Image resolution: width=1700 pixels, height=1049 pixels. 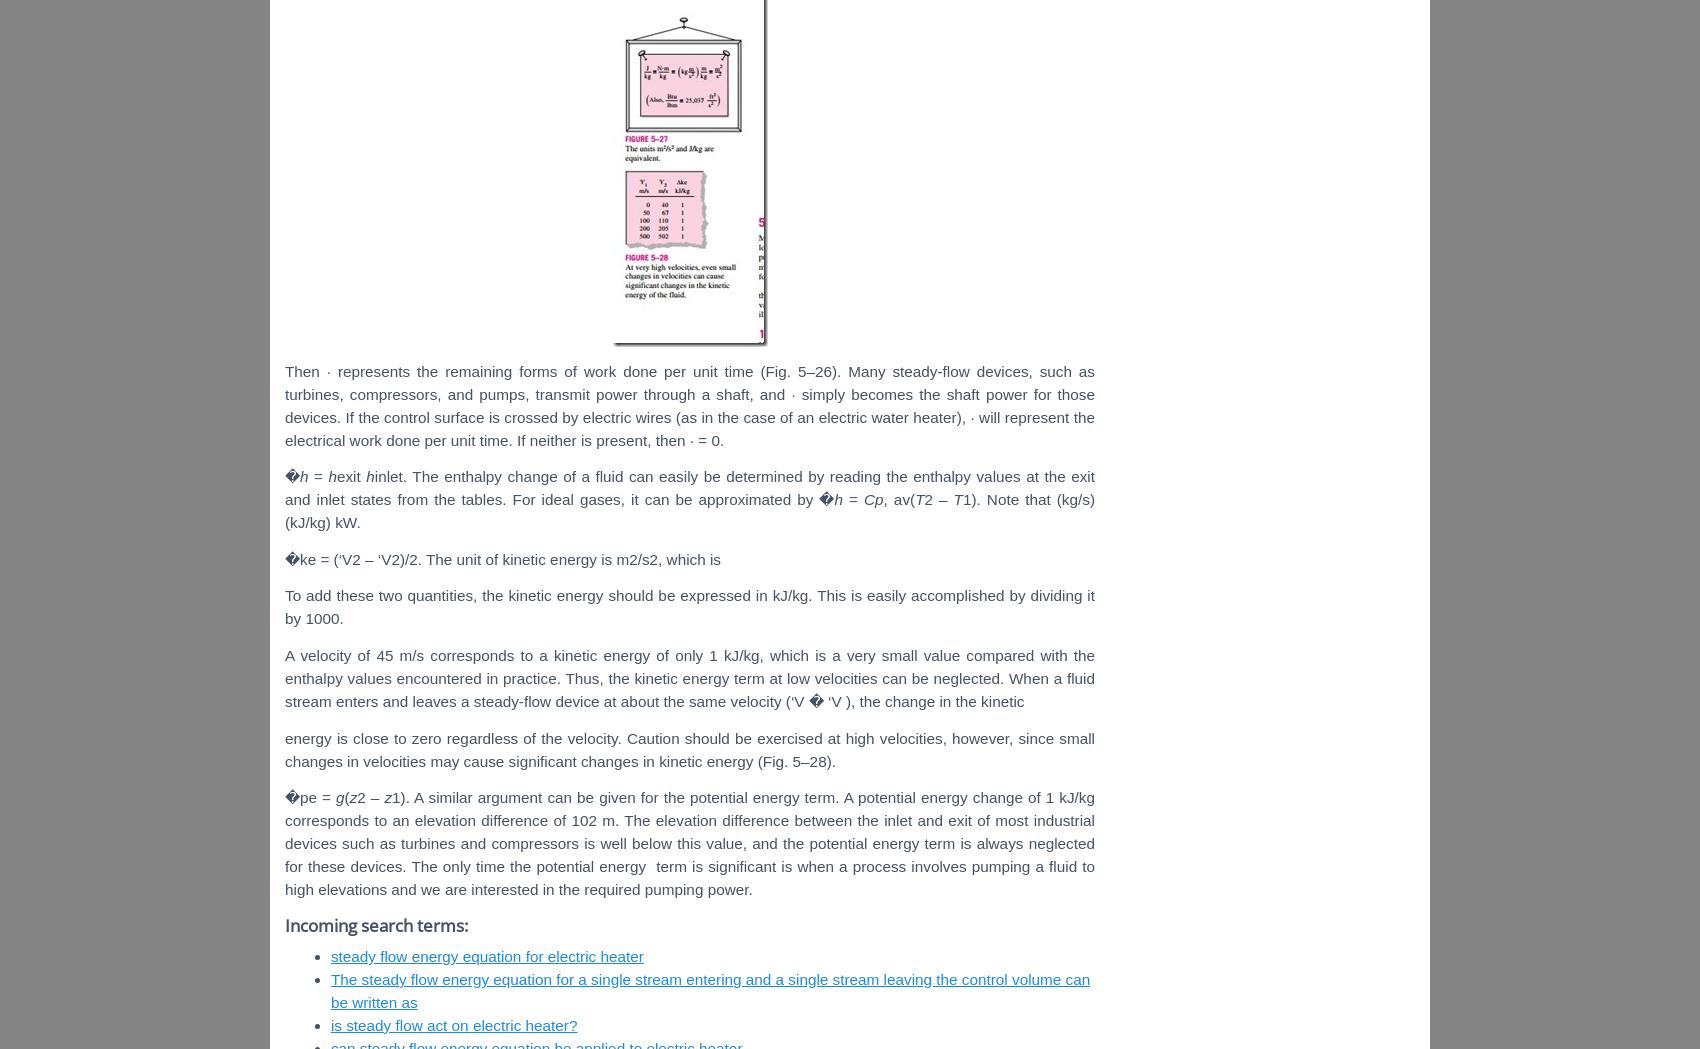 What do you see at coordinates (690, 855) in the screenshot?
I see `'always neglected for these devices. The only time the potential energy'` at bounding box center [690, 855].